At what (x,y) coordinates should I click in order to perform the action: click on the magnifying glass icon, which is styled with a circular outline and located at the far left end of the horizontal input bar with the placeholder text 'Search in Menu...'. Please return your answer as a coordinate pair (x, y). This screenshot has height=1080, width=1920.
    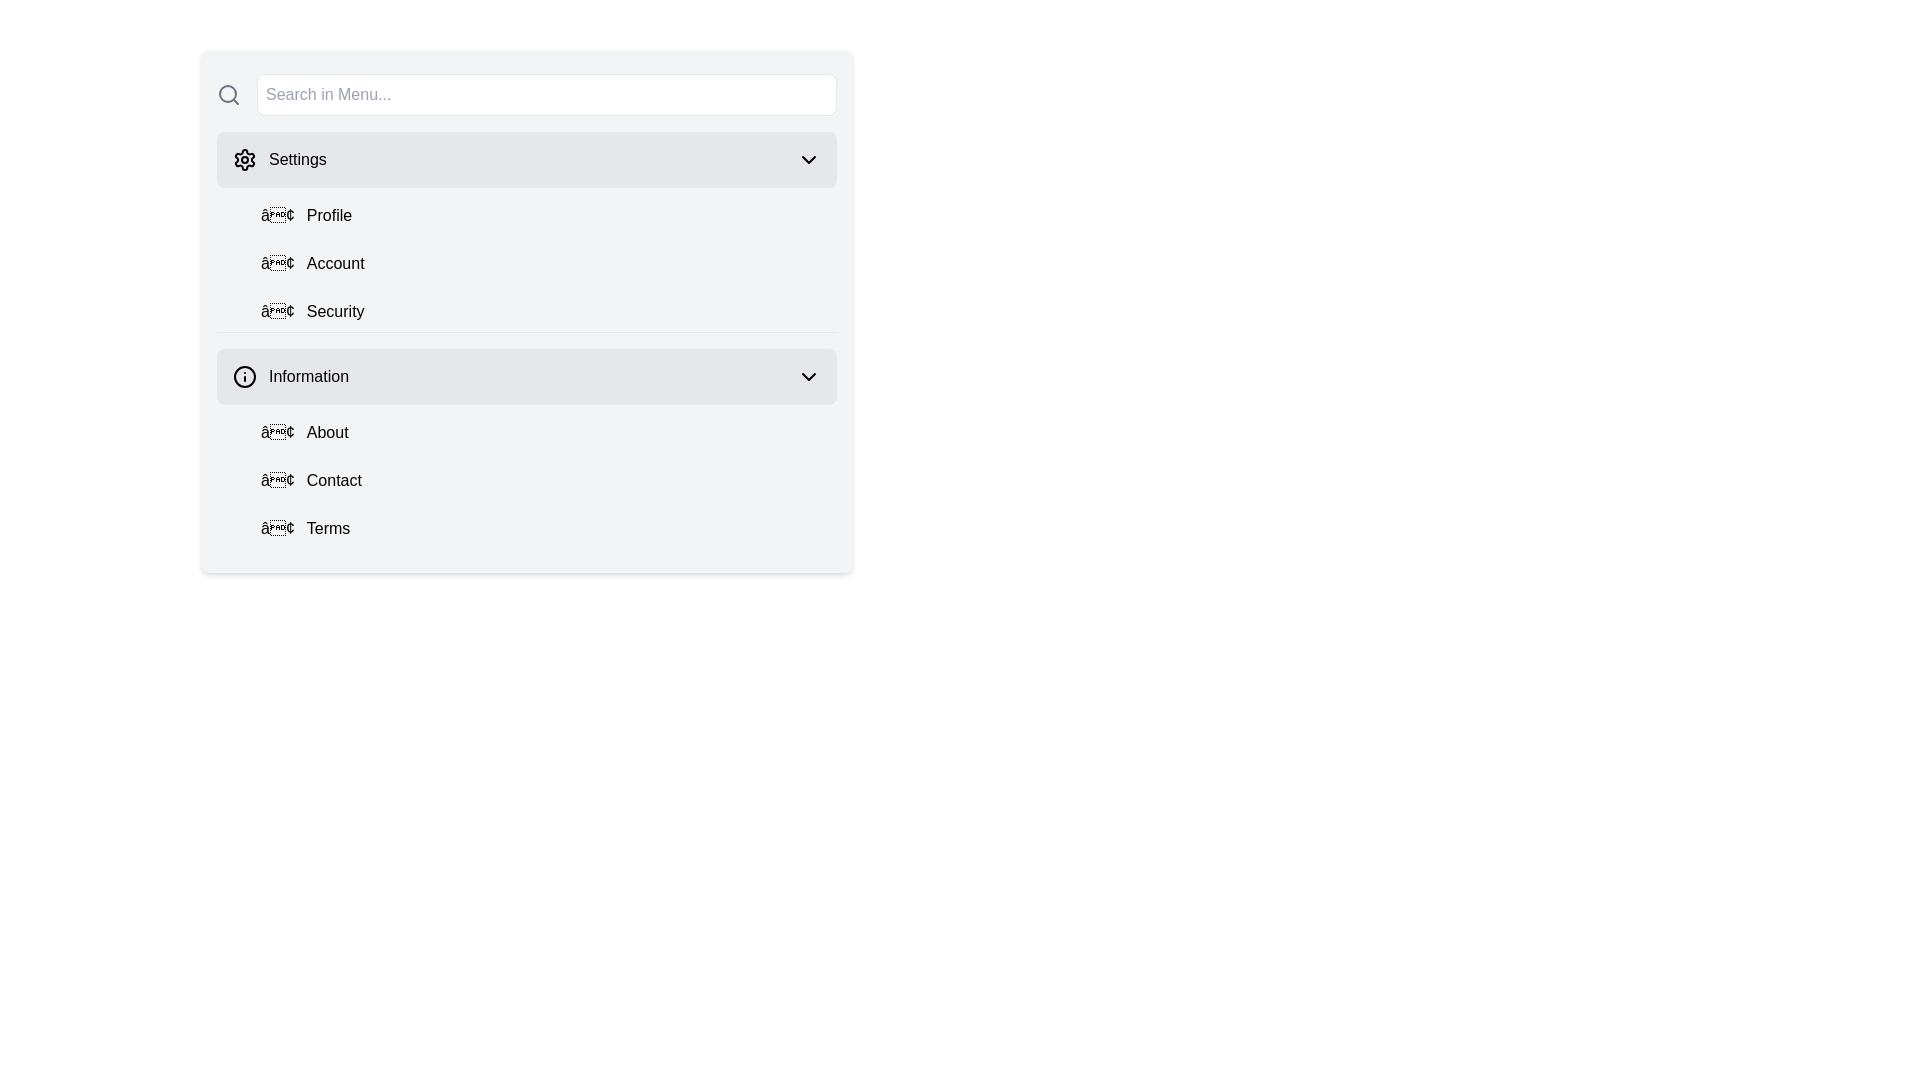
    Looking at the image, I should click on (229, 95).